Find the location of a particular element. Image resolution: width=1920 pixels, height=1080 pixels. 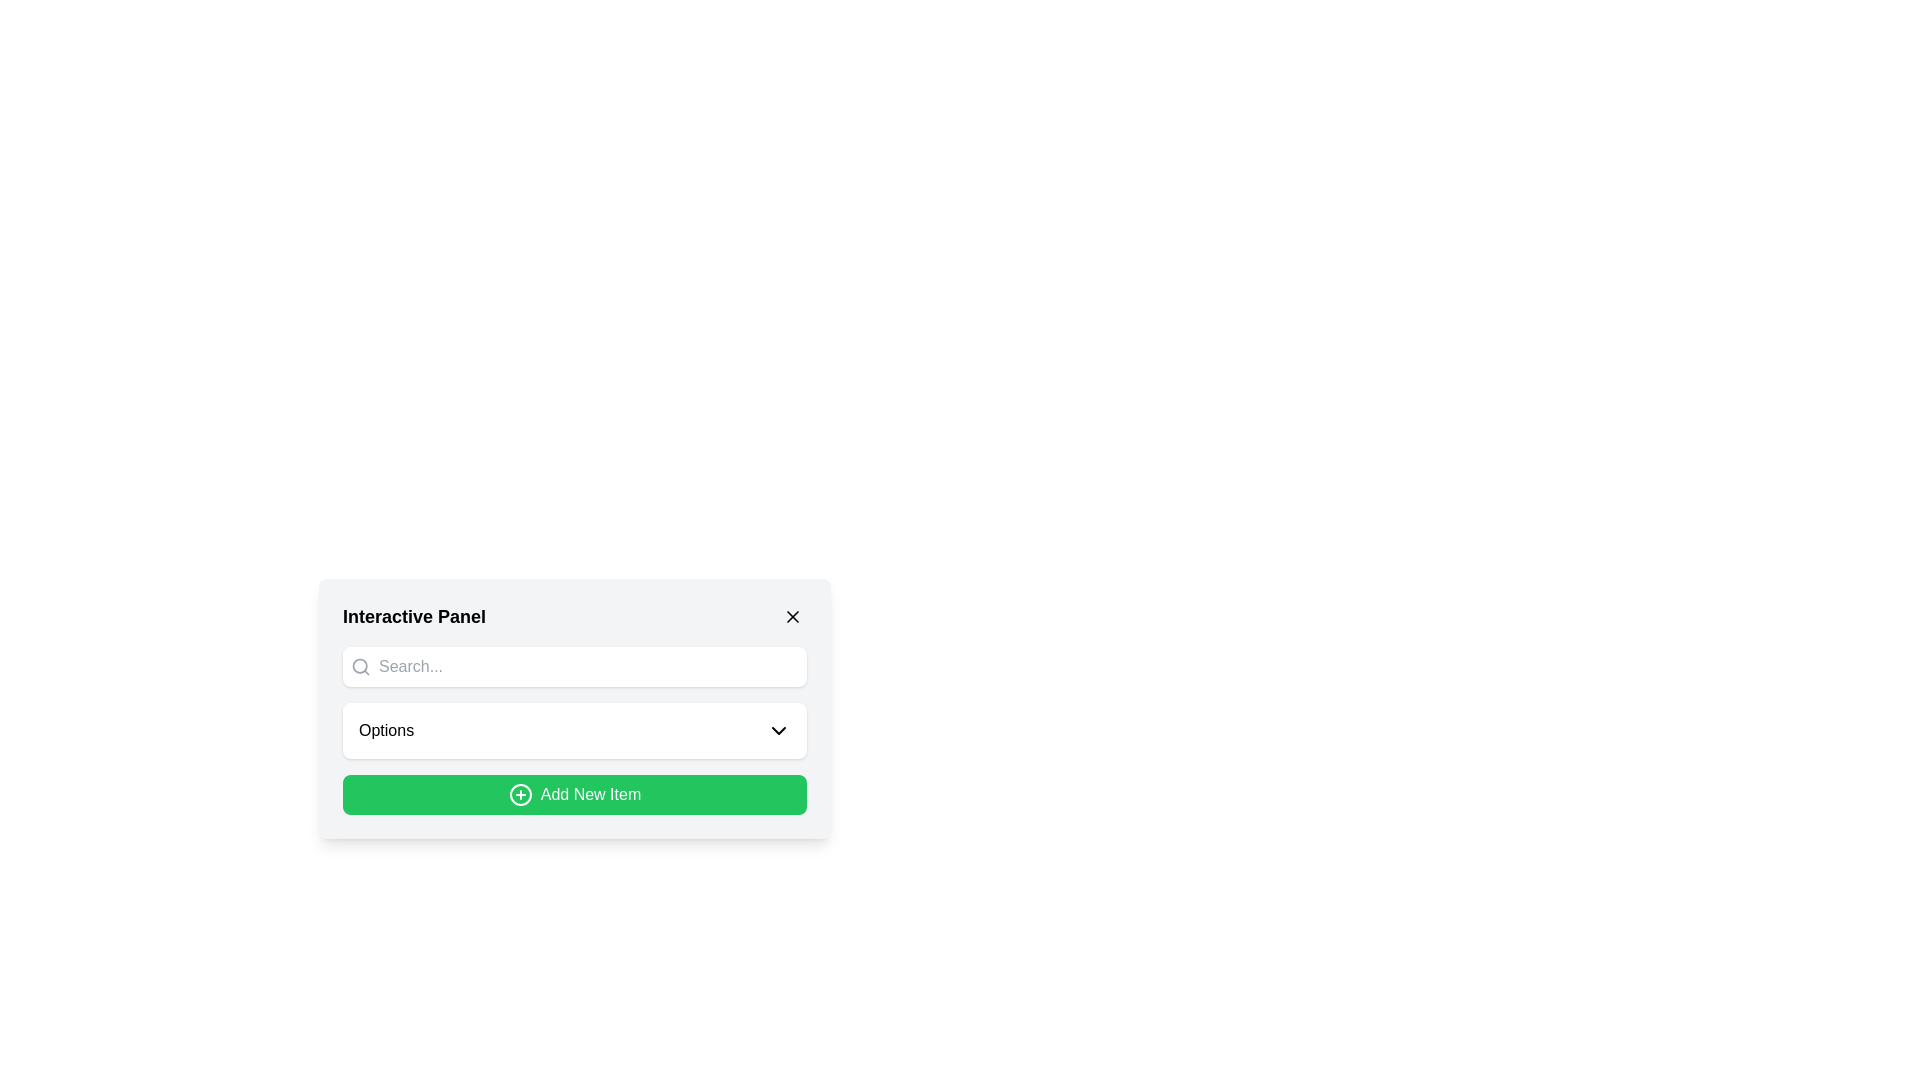

the small diagonal cross icon in the top-right corner of the Interactive Panel is located at coordinates (791, 616).